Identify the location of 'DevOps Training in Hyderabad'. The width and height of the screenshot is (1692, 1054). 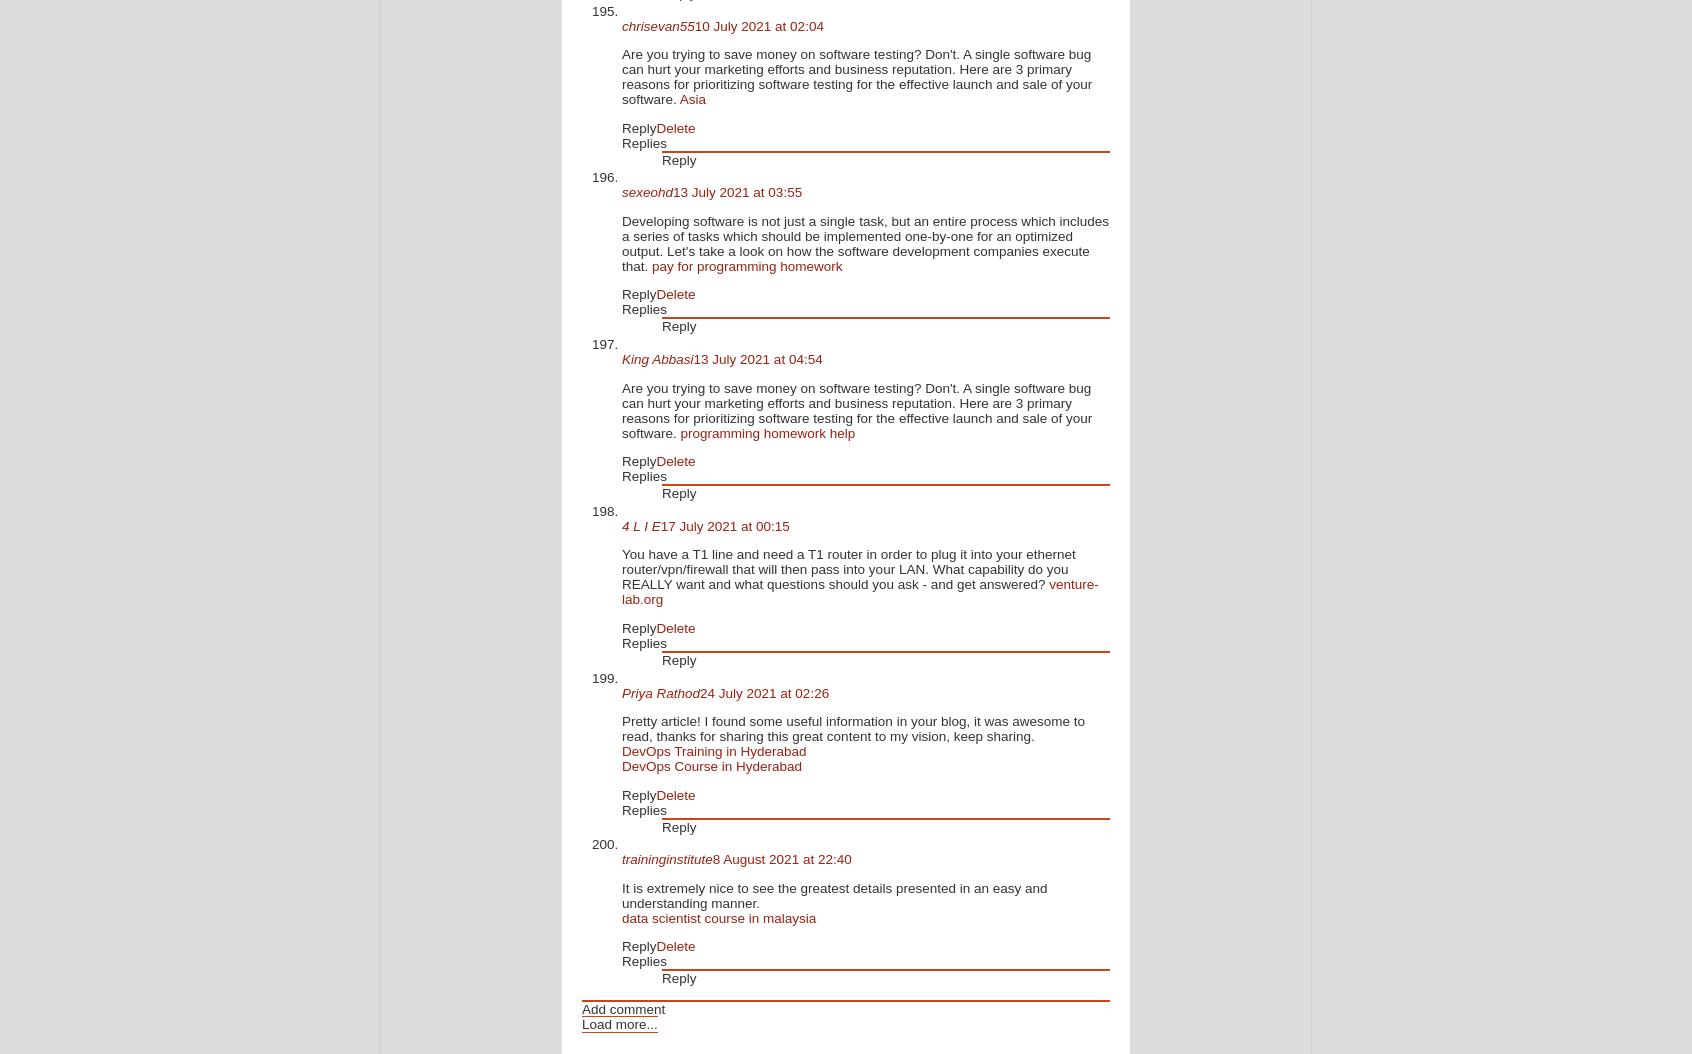
(713, 751).